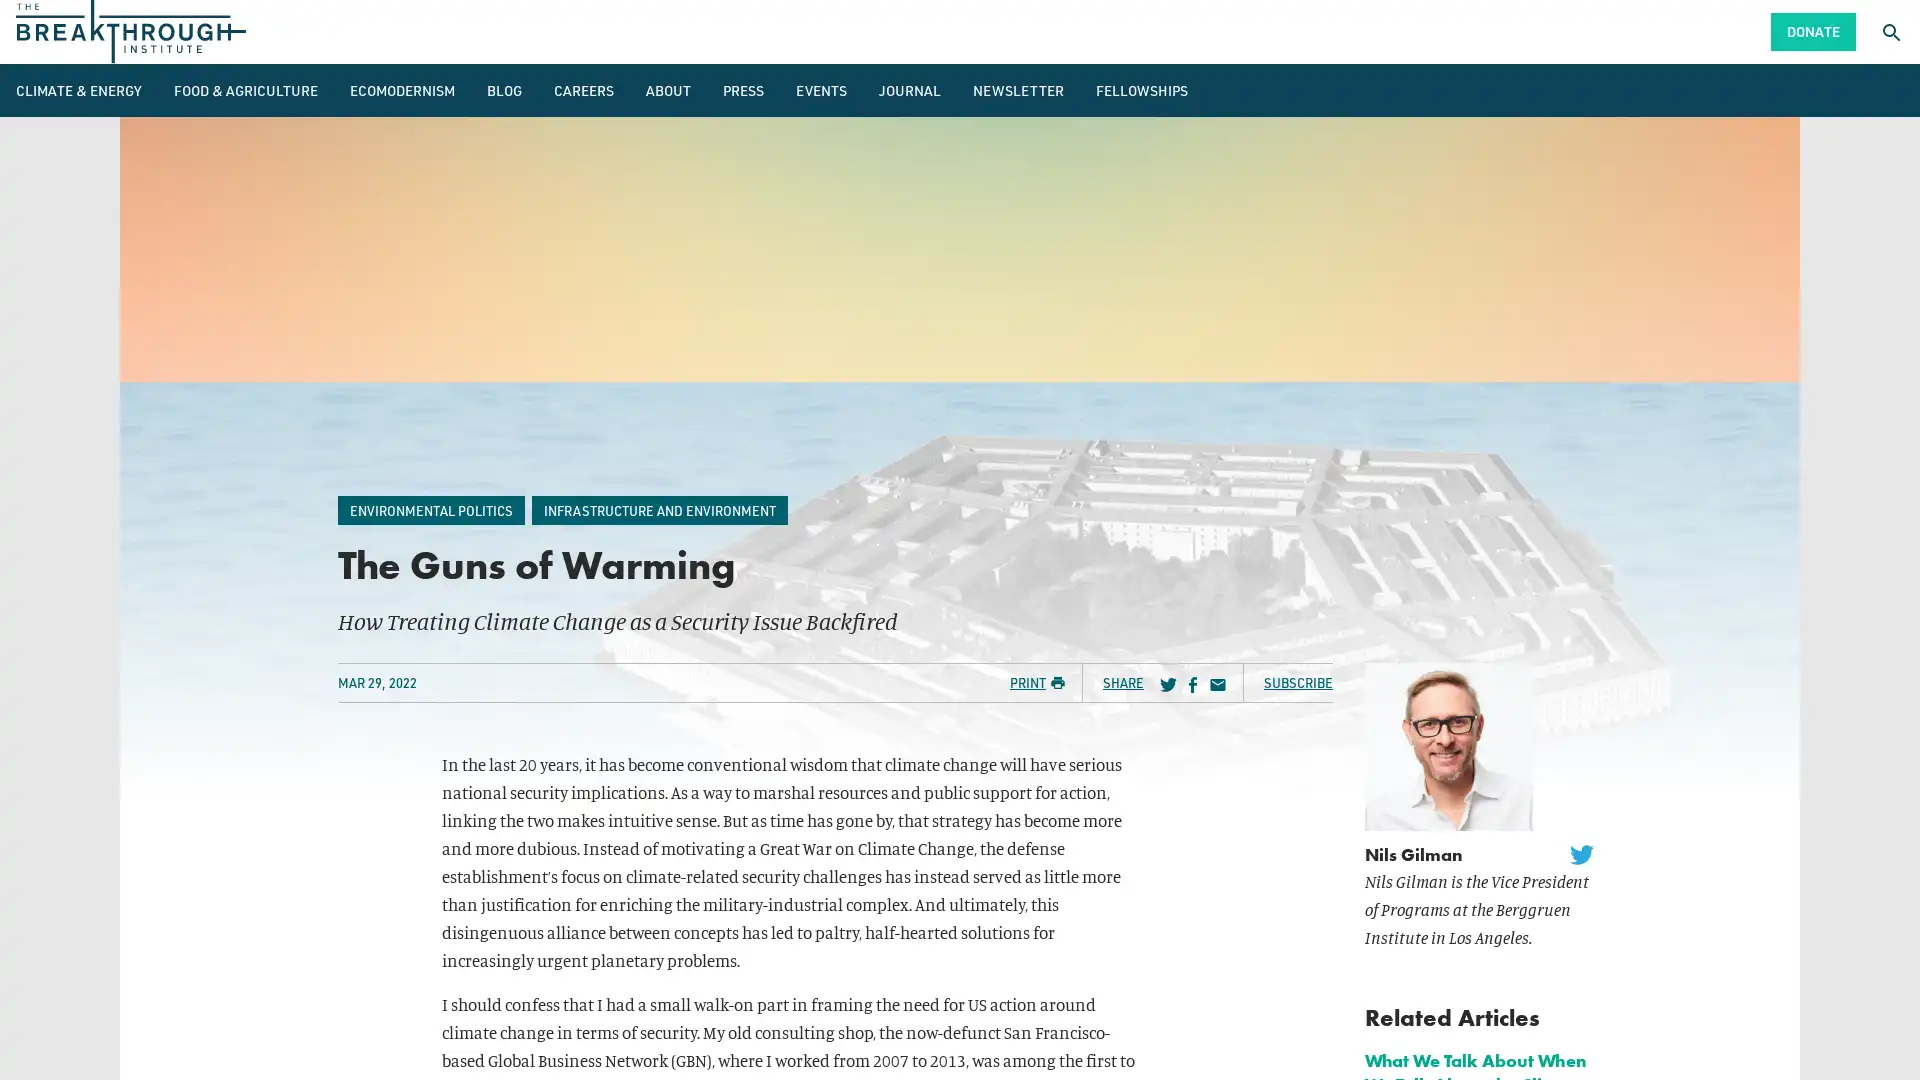 Image resolution: width=1920 pixels, height=1080 pixels. Describe the element at coordinates (700, 675) in the screenshot. I see `Subscribe` at that location.